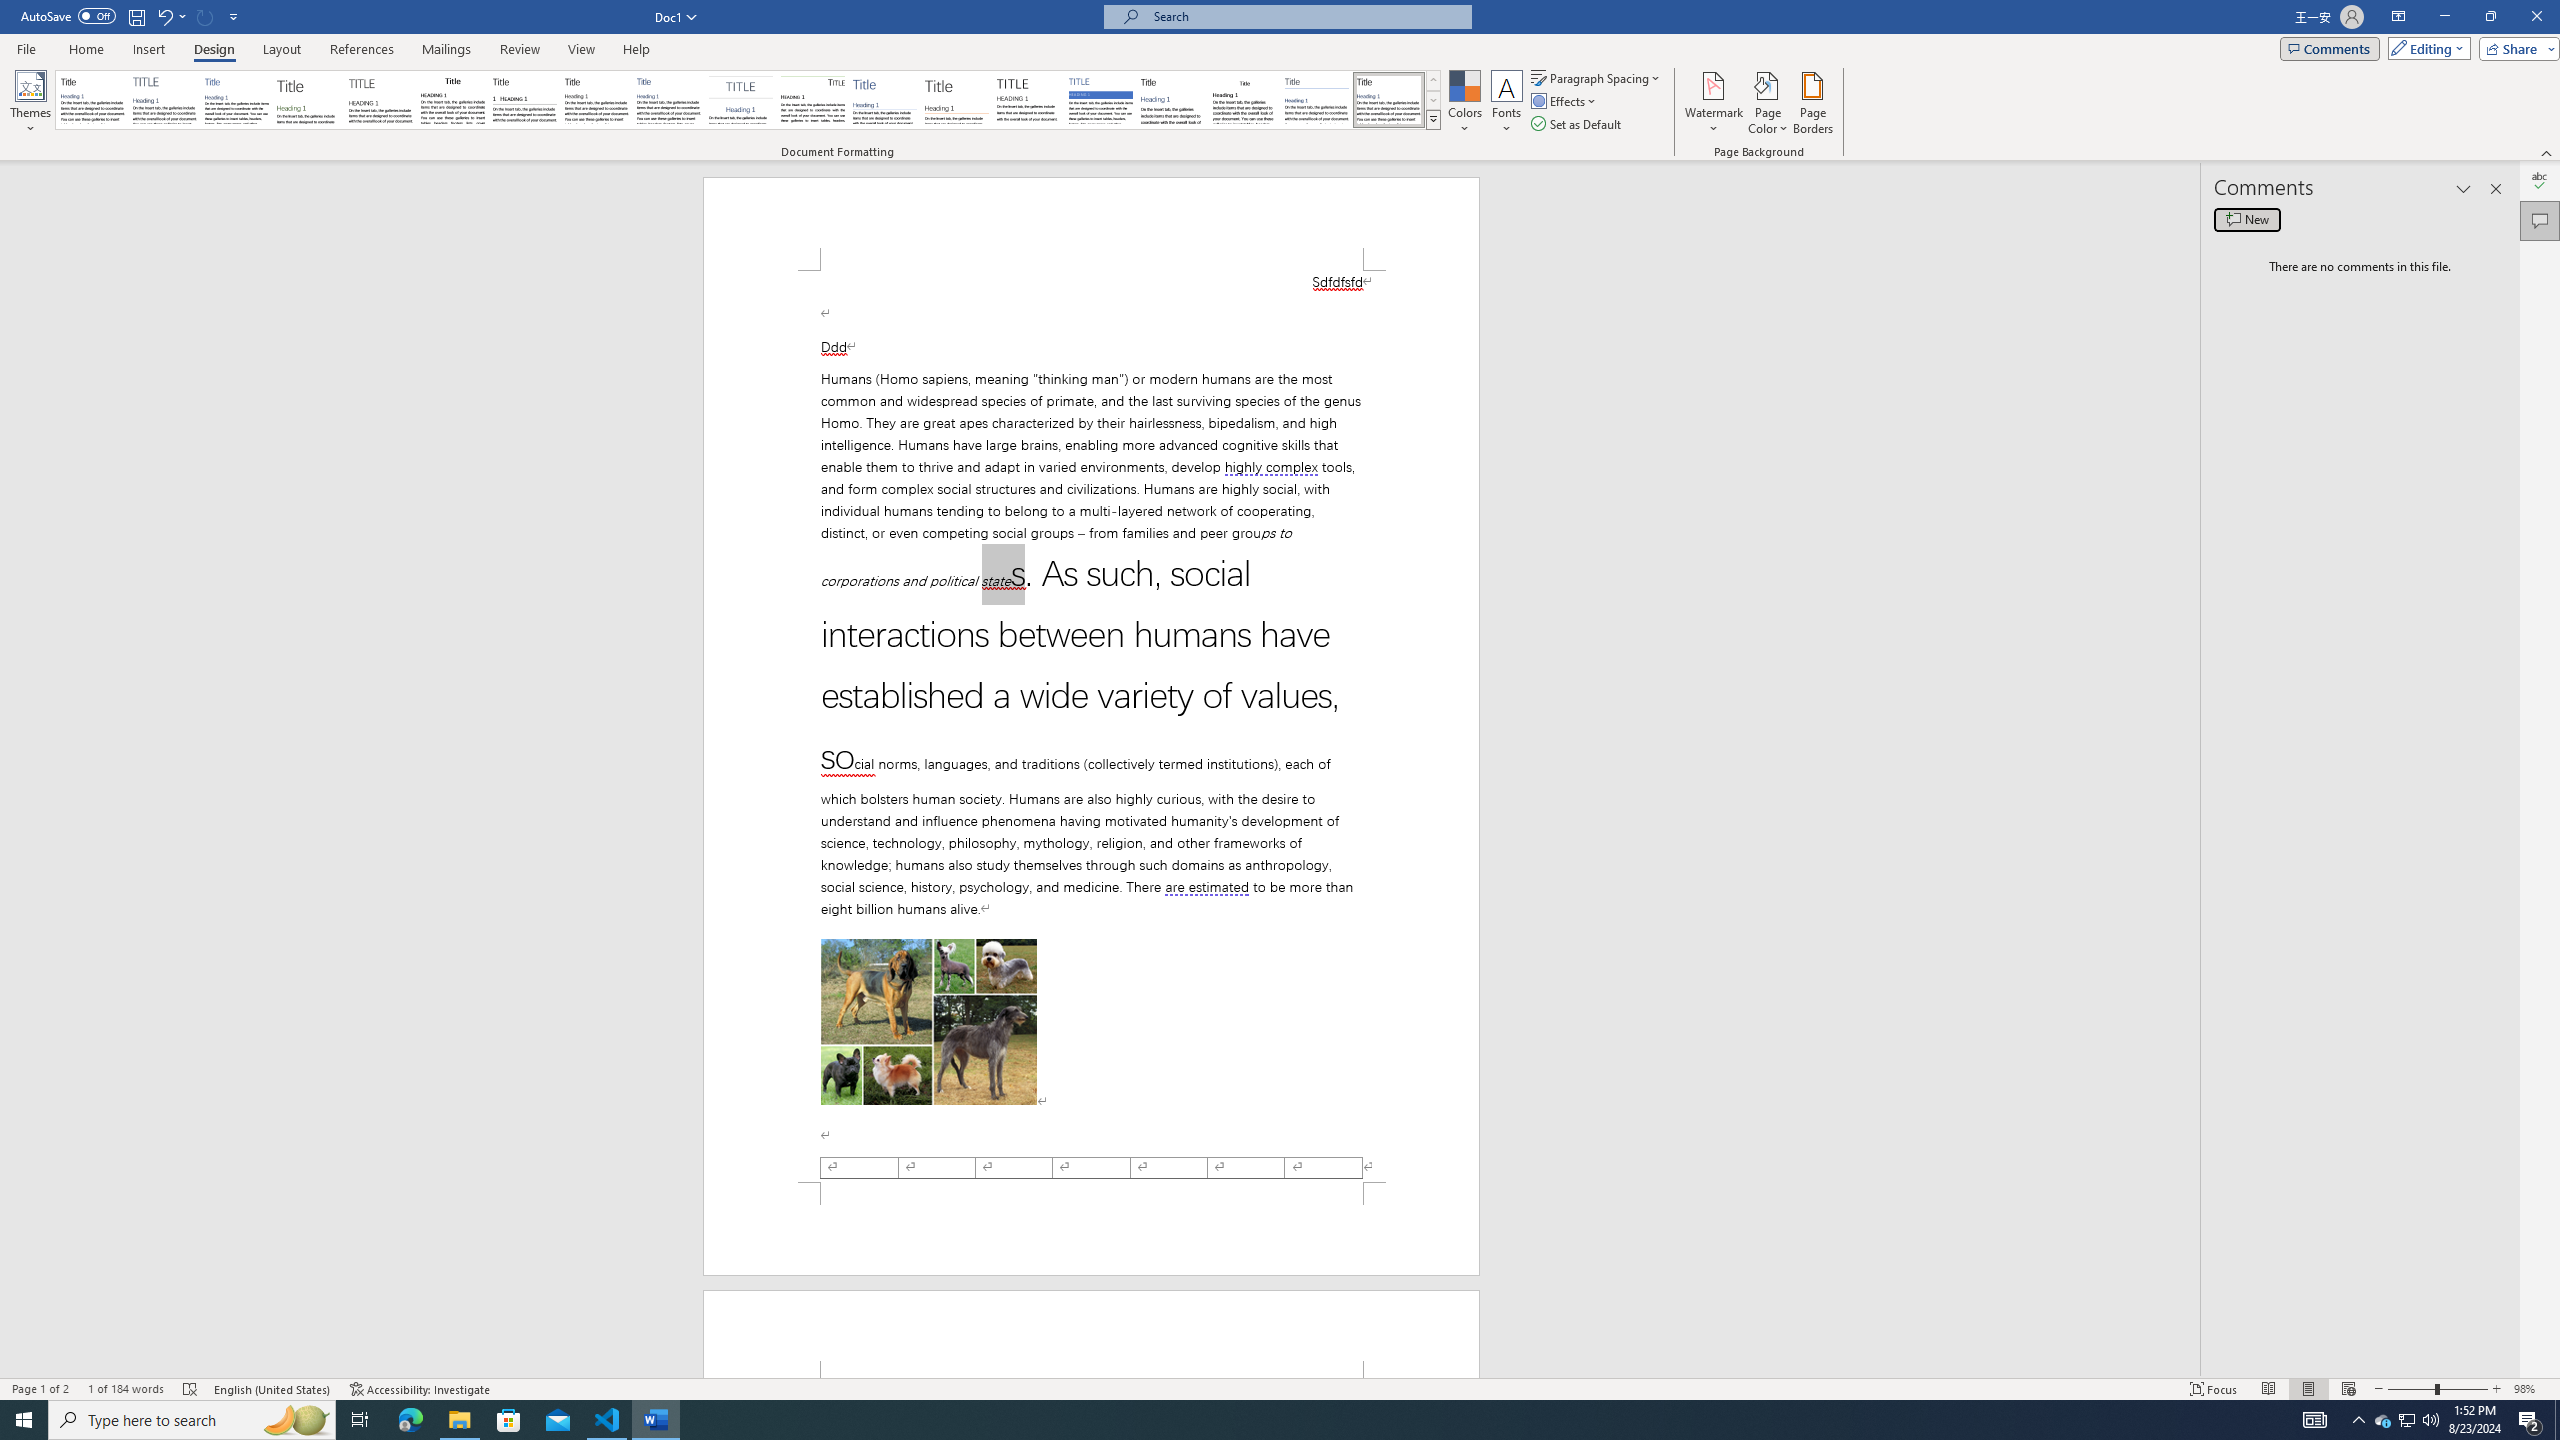 This screenshot has width=2560, height=1440. Describe the element at coordinates (1565, 99) in the screenshot. I see `'Effects'` at that location.